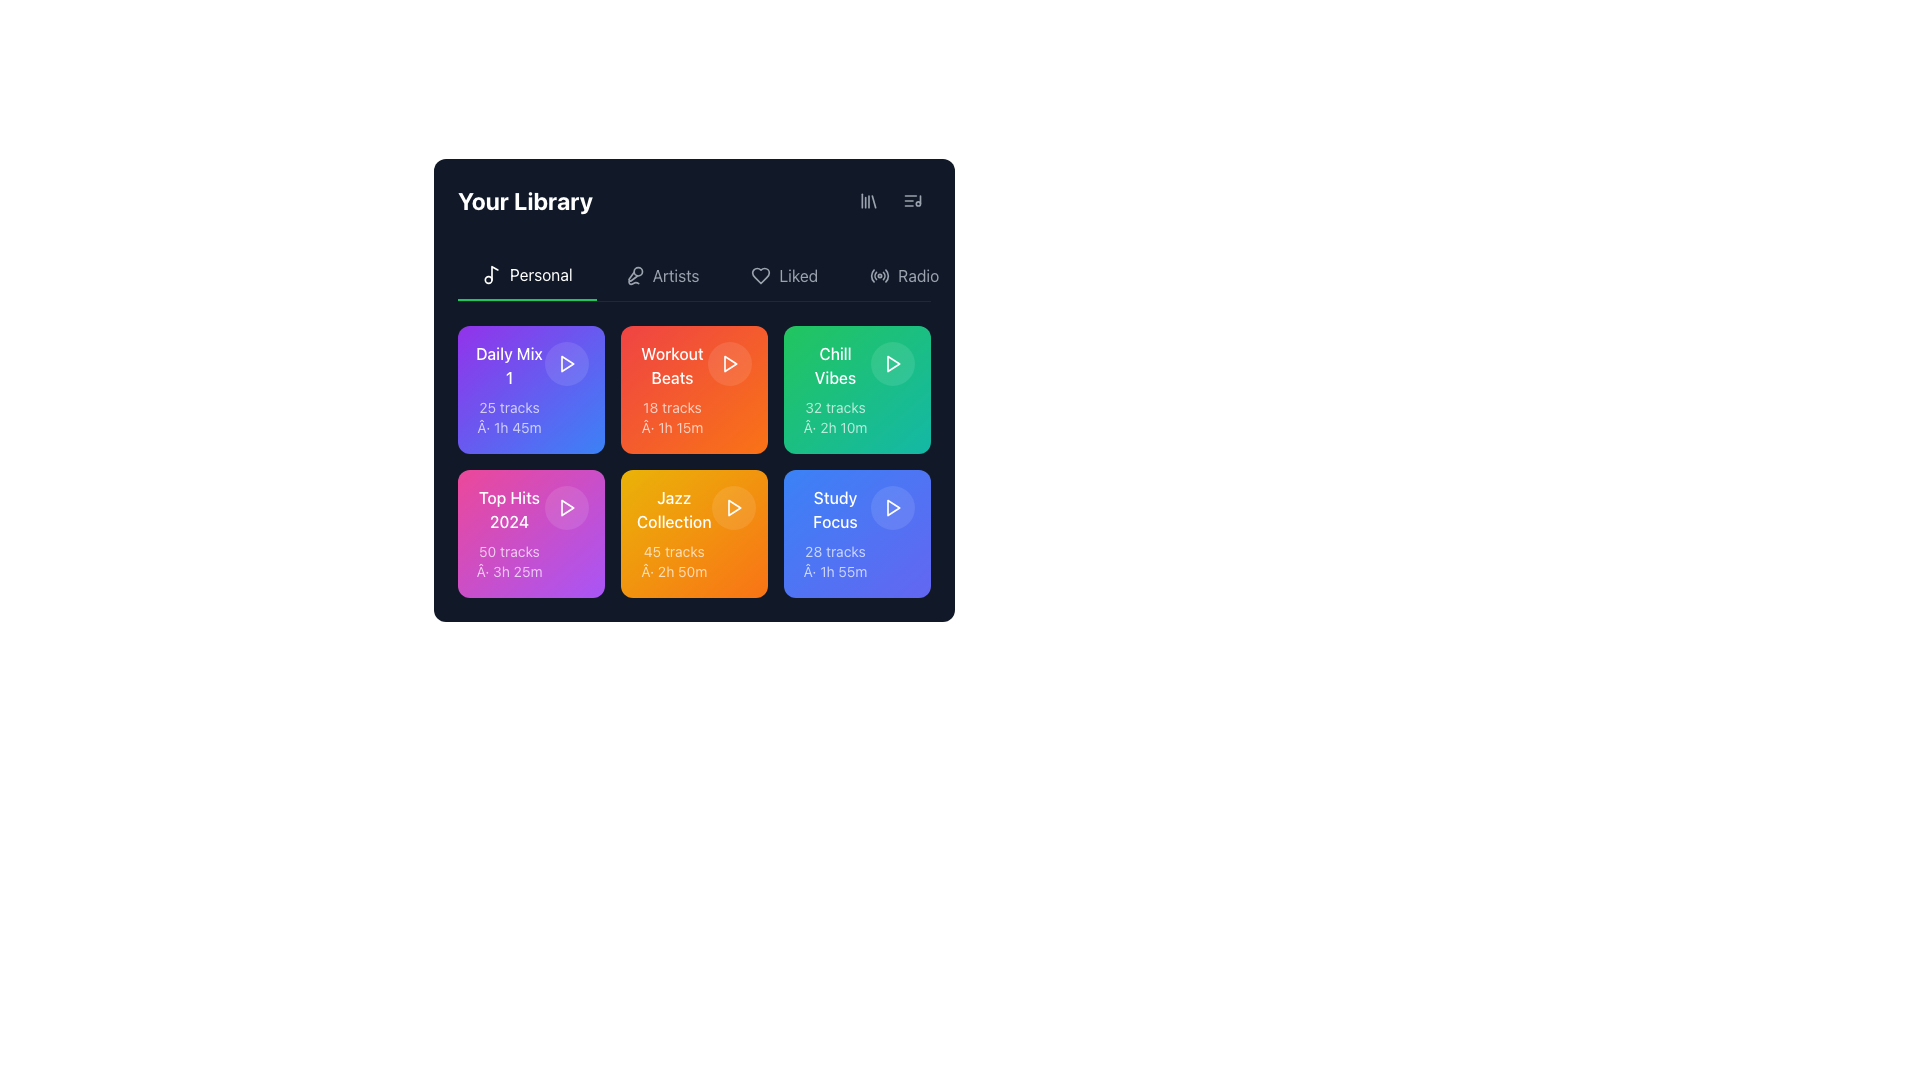  Describe the element at coordinates (835, 532) in the screenshot. I see `the text-based UI component representing a playlist or album in the library view` at that location.